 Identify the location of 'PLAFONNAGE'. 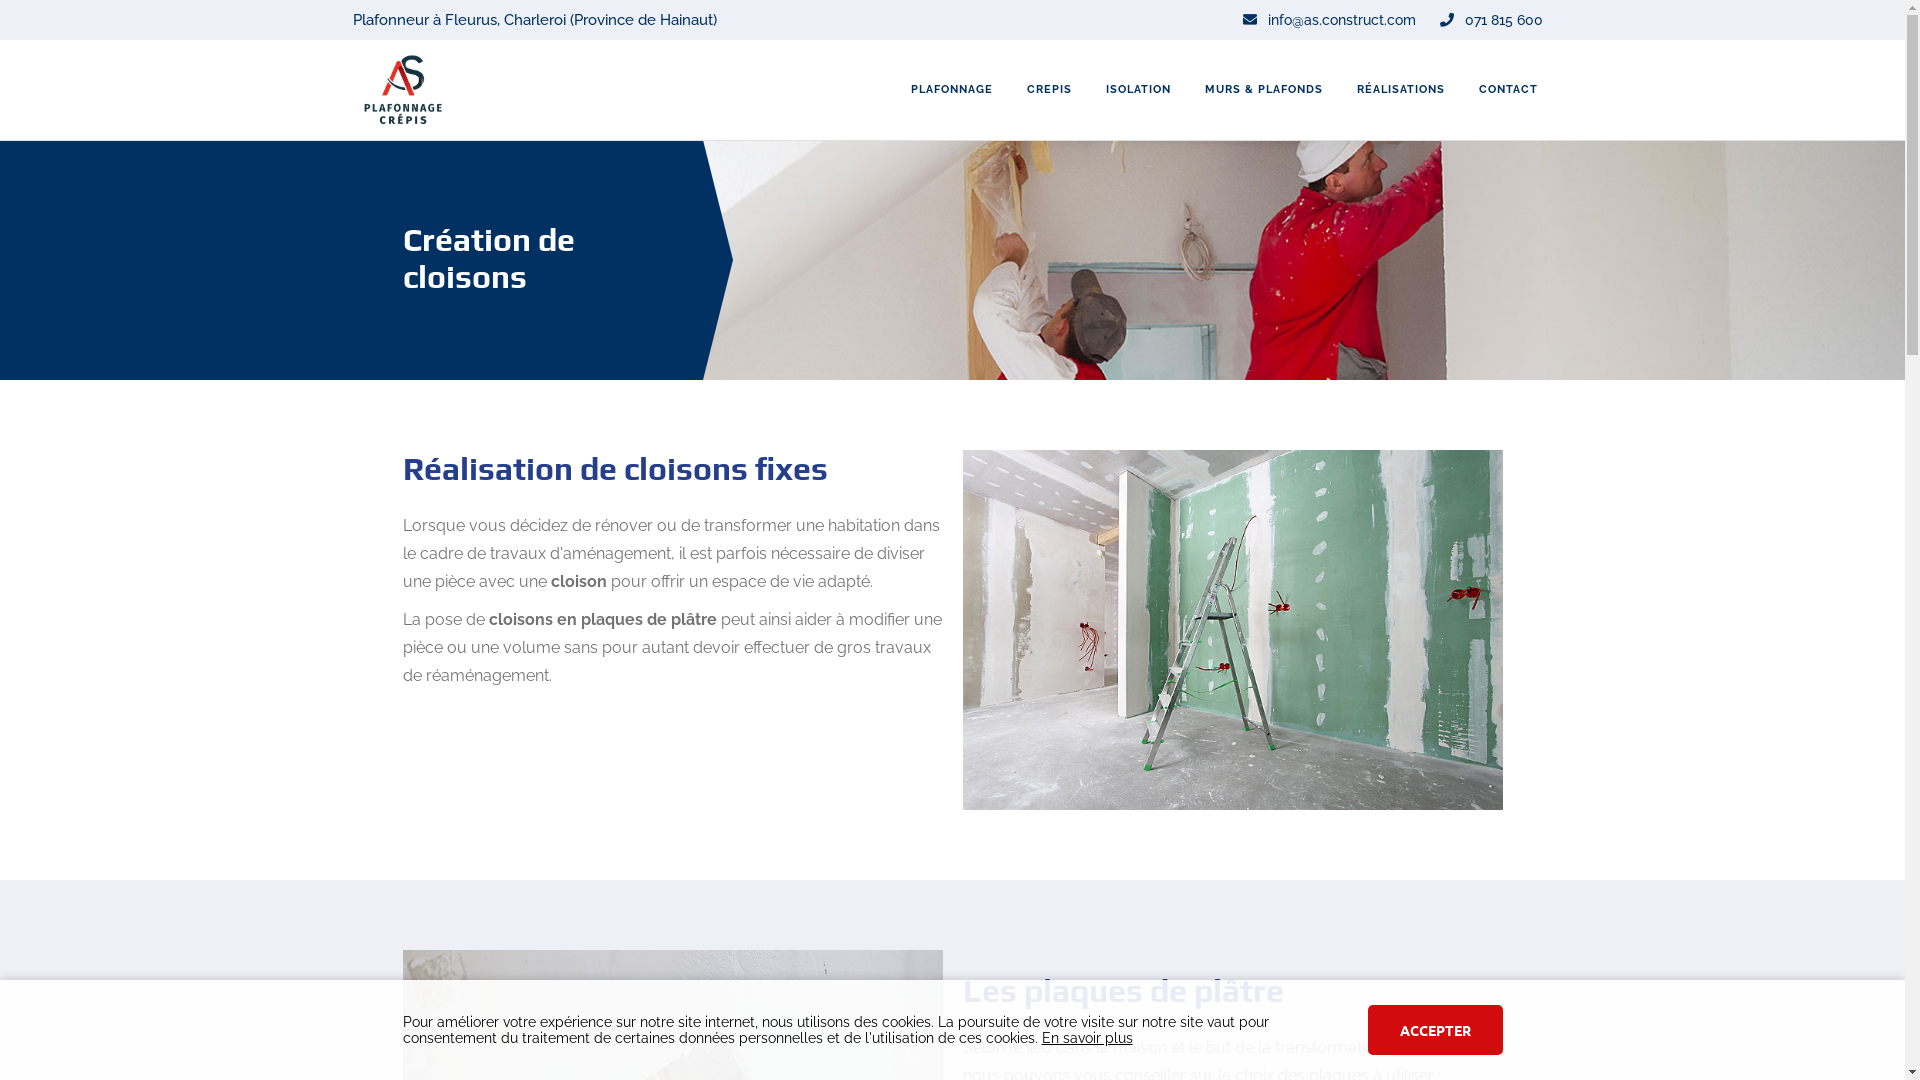
(950, 88).